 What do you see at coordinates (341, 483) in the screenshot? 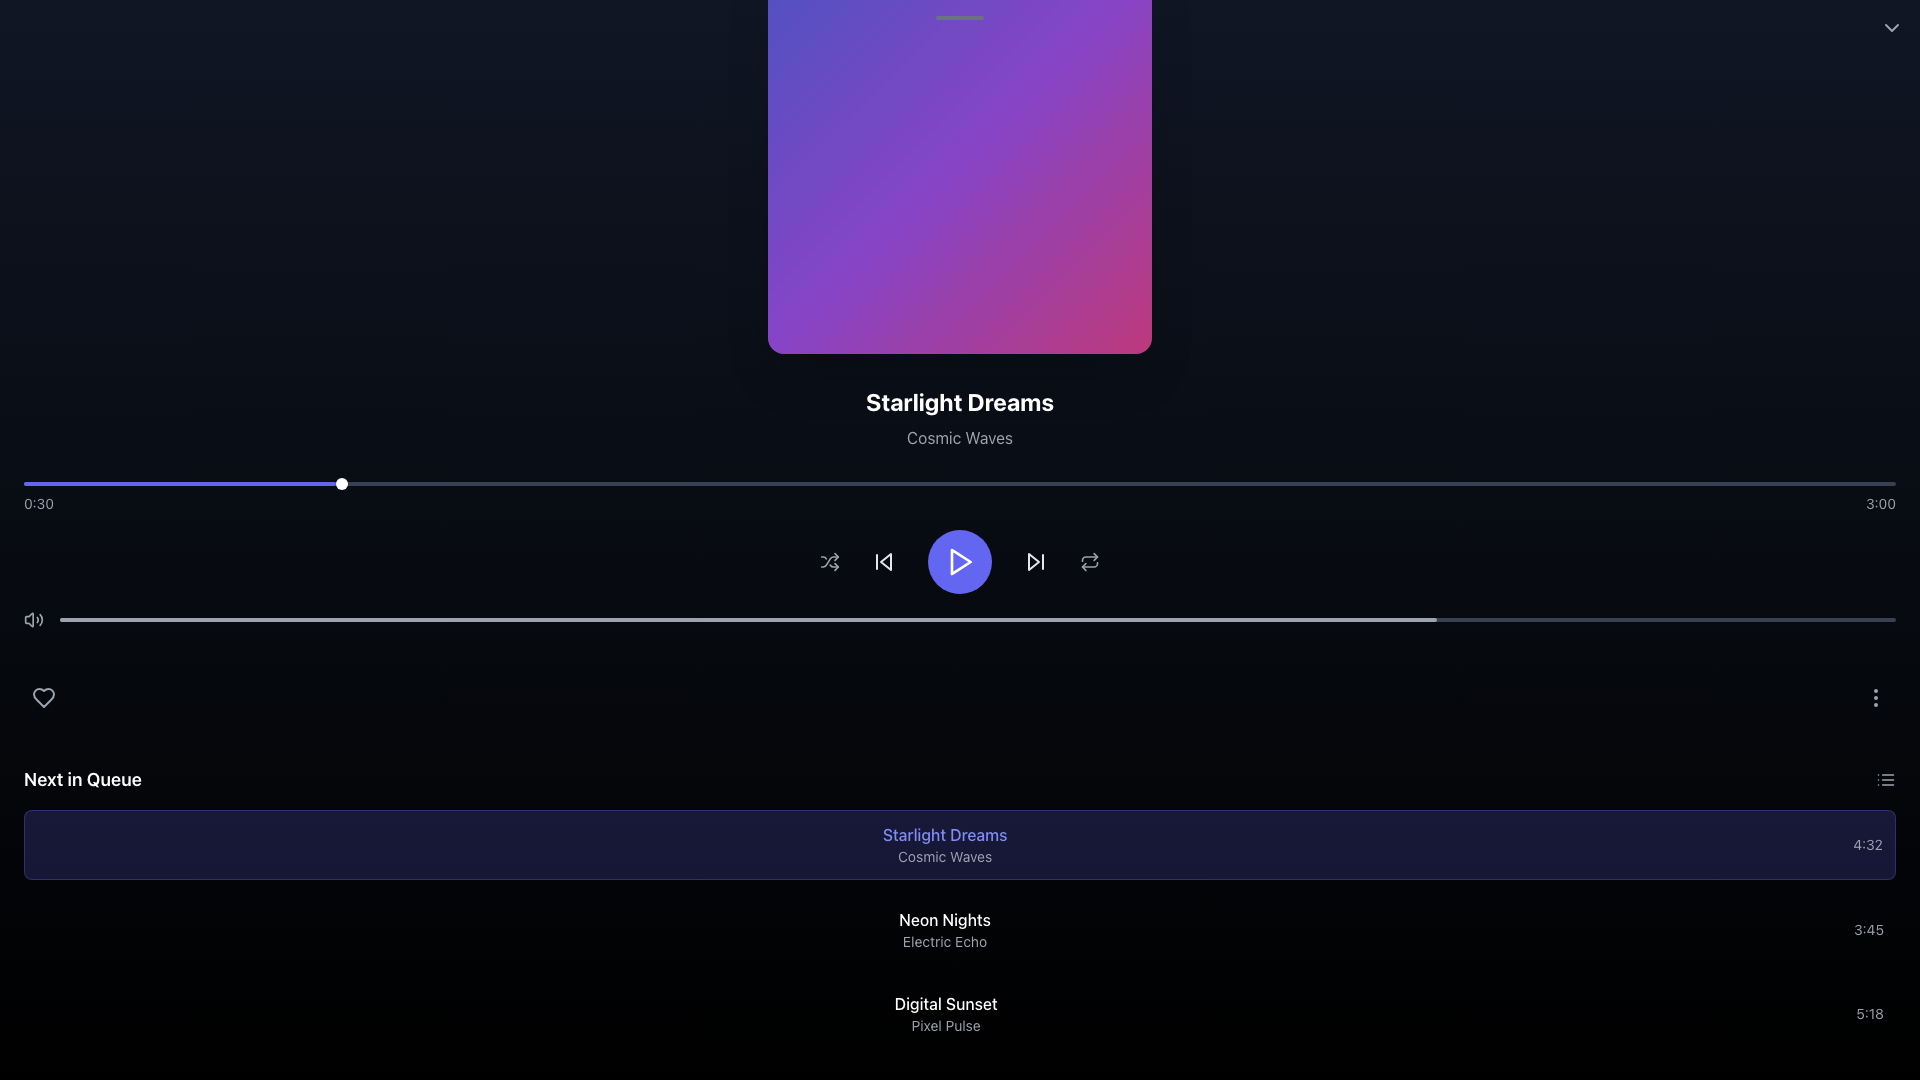
I see `the Progress indicator which represents the current playback position on the media progress bar, located approximately 16.67% from the left edge` at bounding box center [341, 483].